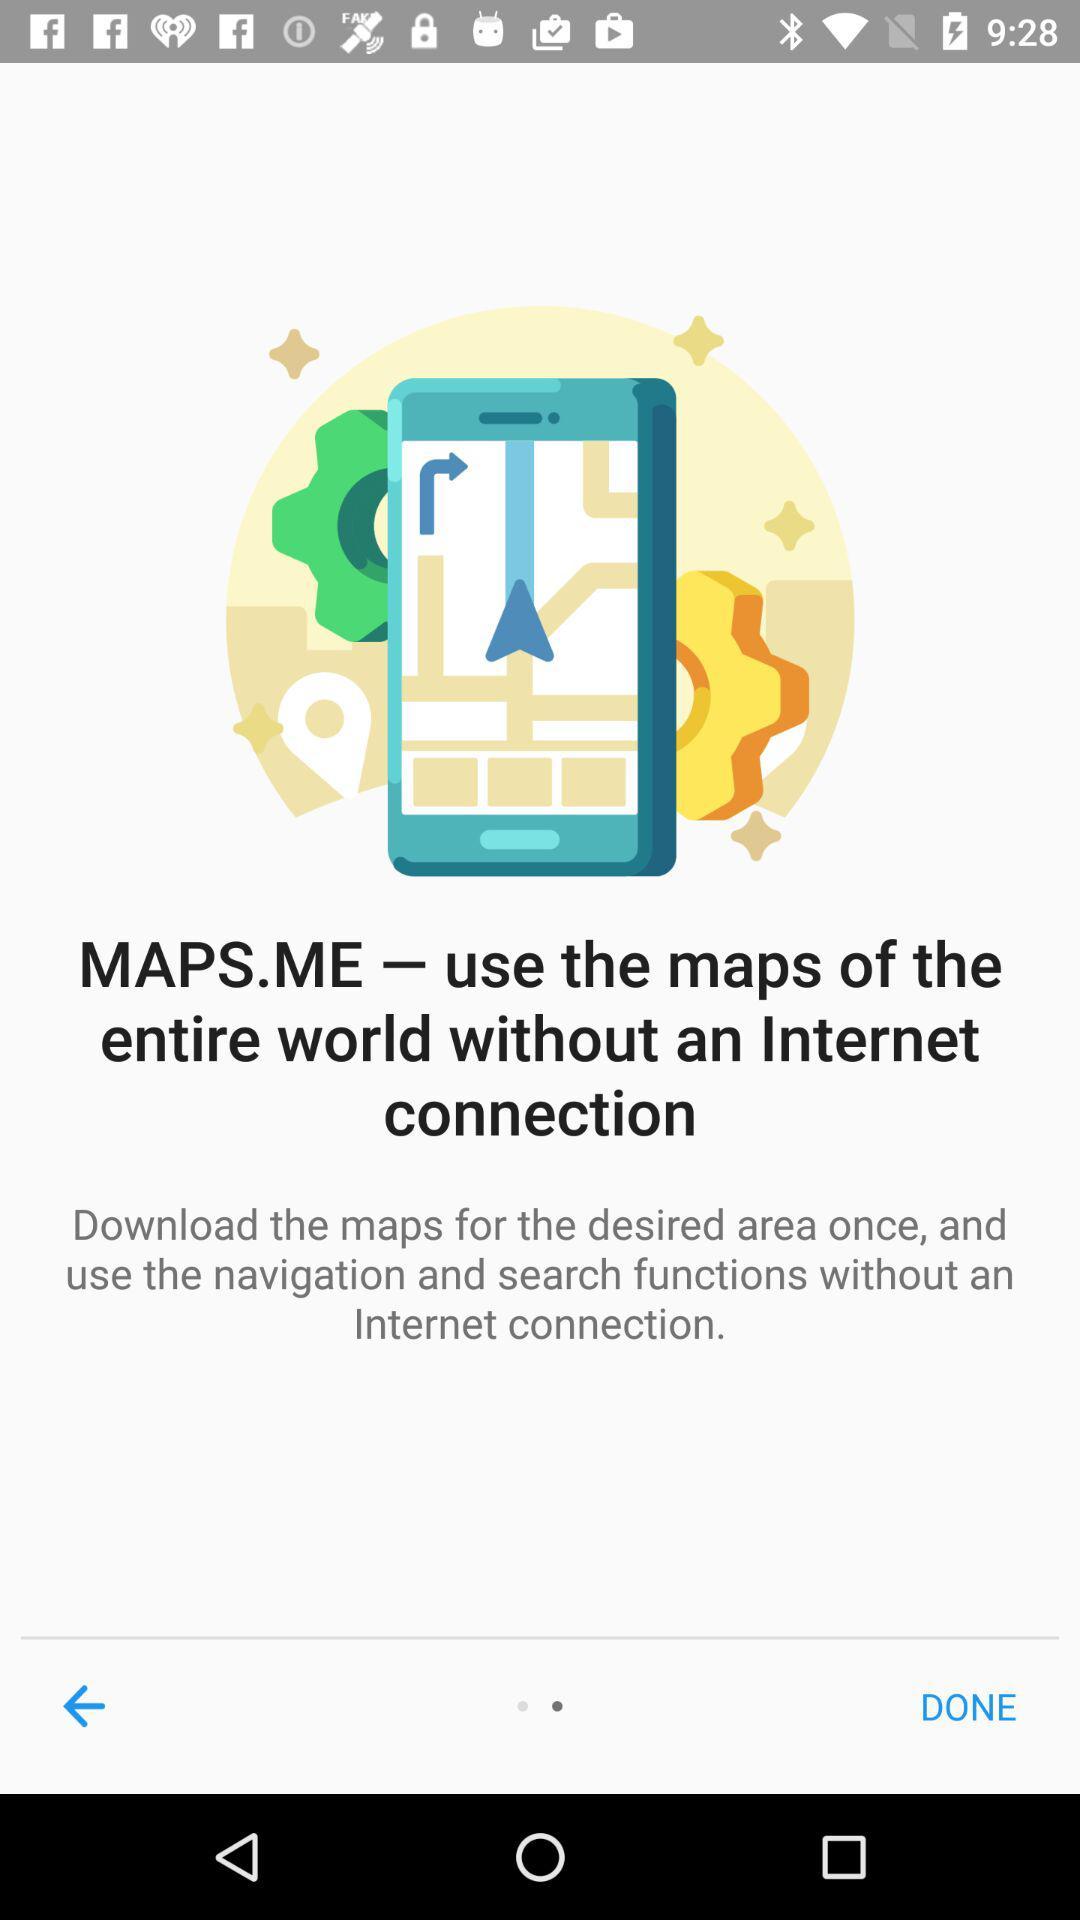 The width and height of the screenshot is (1080, 1920). Describe the element at coordinates (967, 1705) in the screenshot. I see `done item` at that location.